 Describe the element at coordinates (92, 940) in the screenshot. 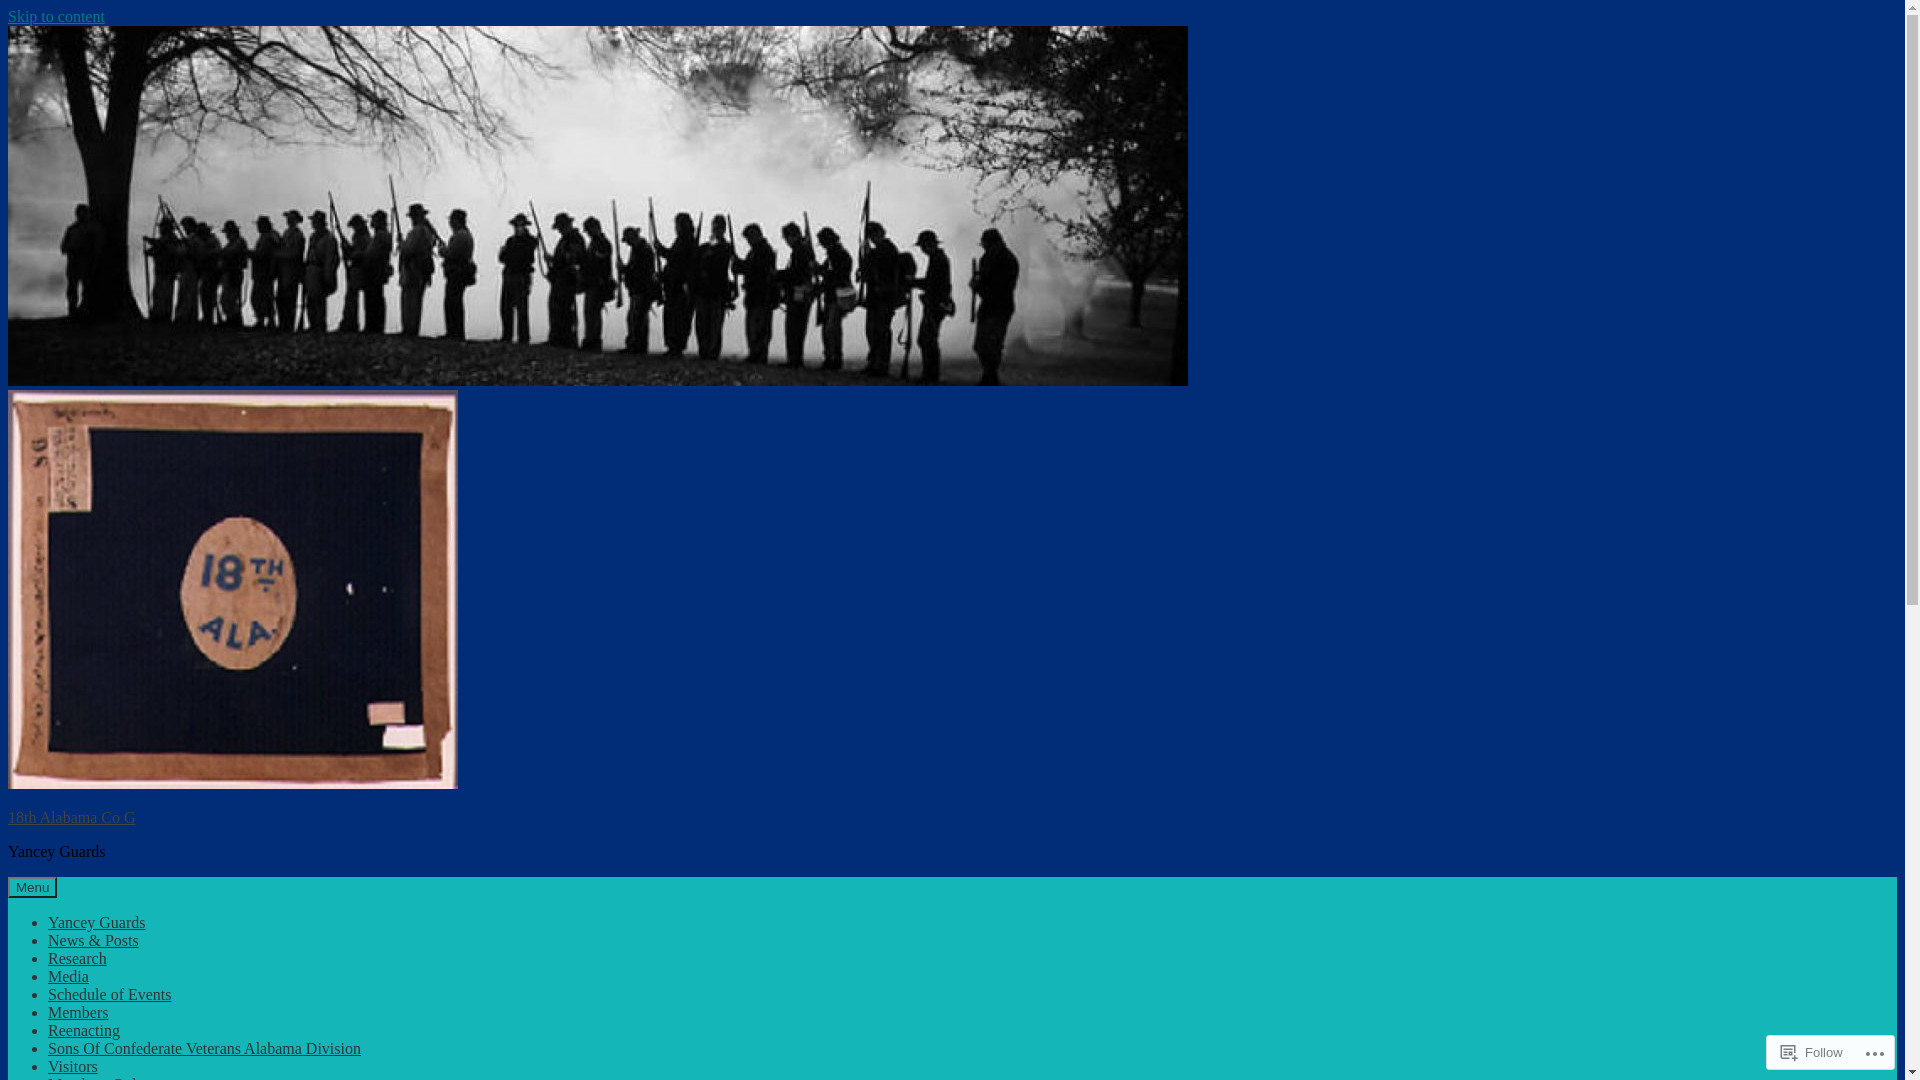

I see `'News & Posts'` at that location.